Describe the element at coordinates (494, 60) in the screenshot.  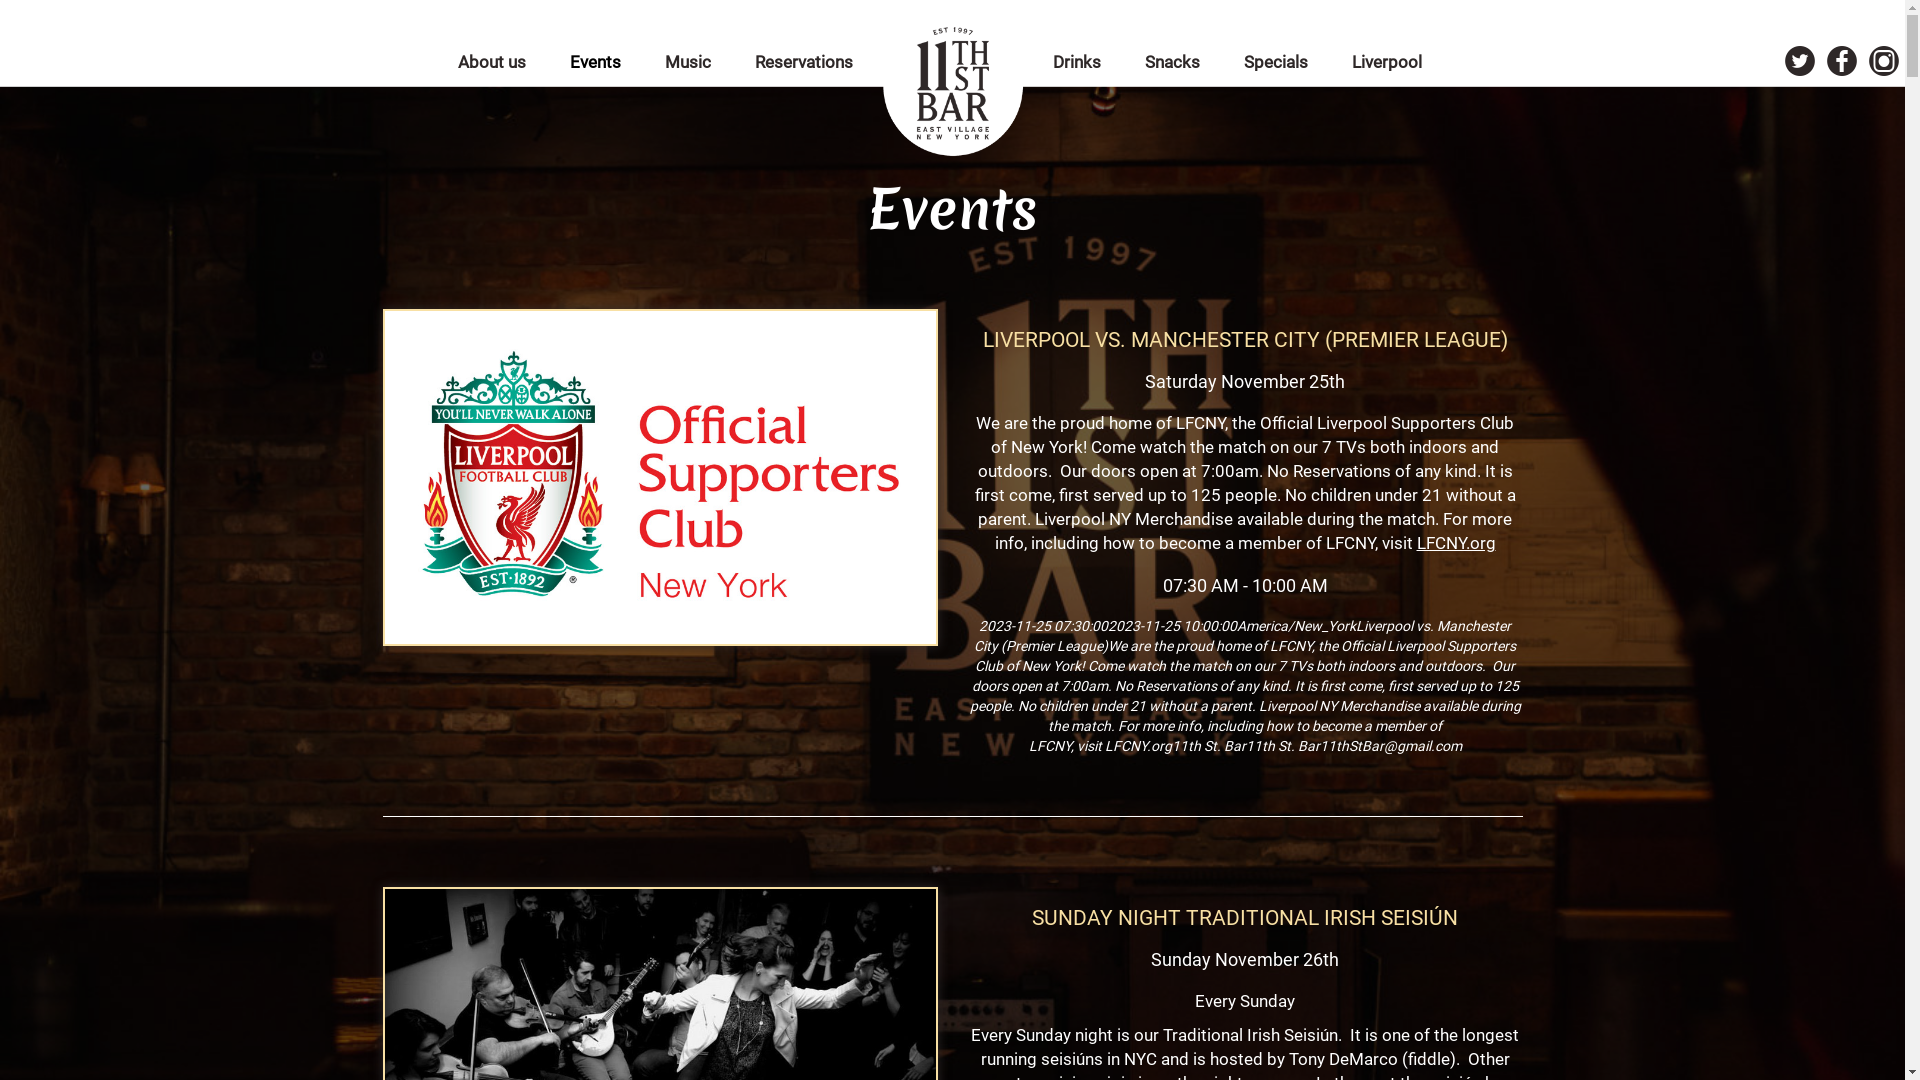
I see `'About us'` at that location.